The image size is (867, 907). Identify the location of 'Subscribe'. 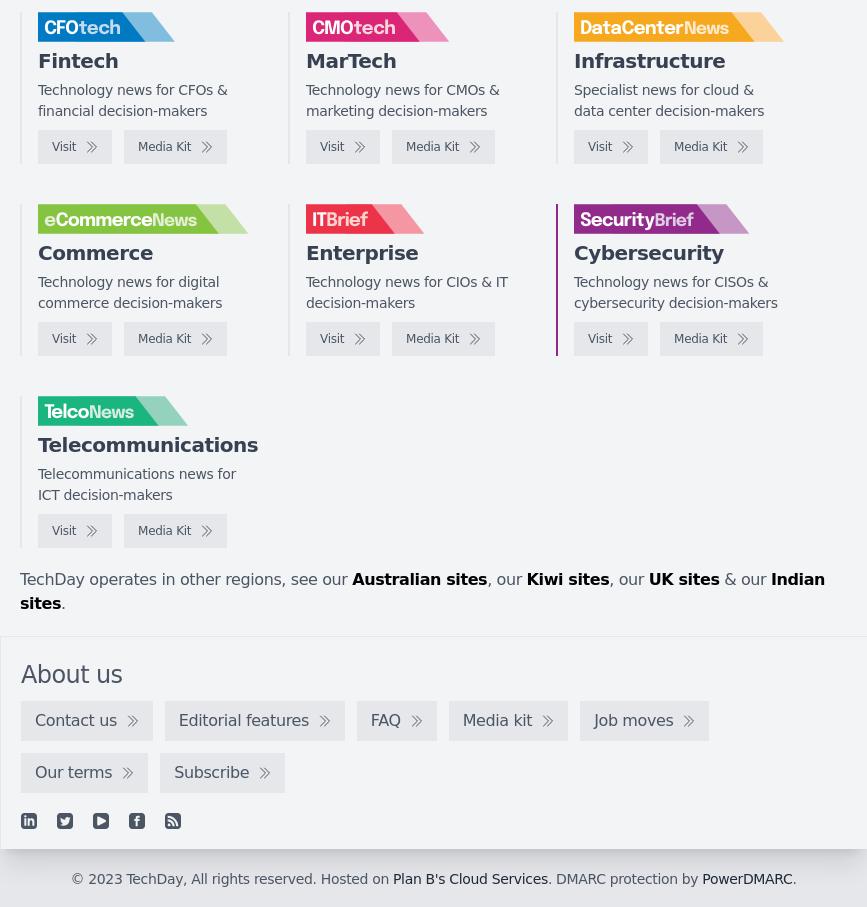
(211, 770).